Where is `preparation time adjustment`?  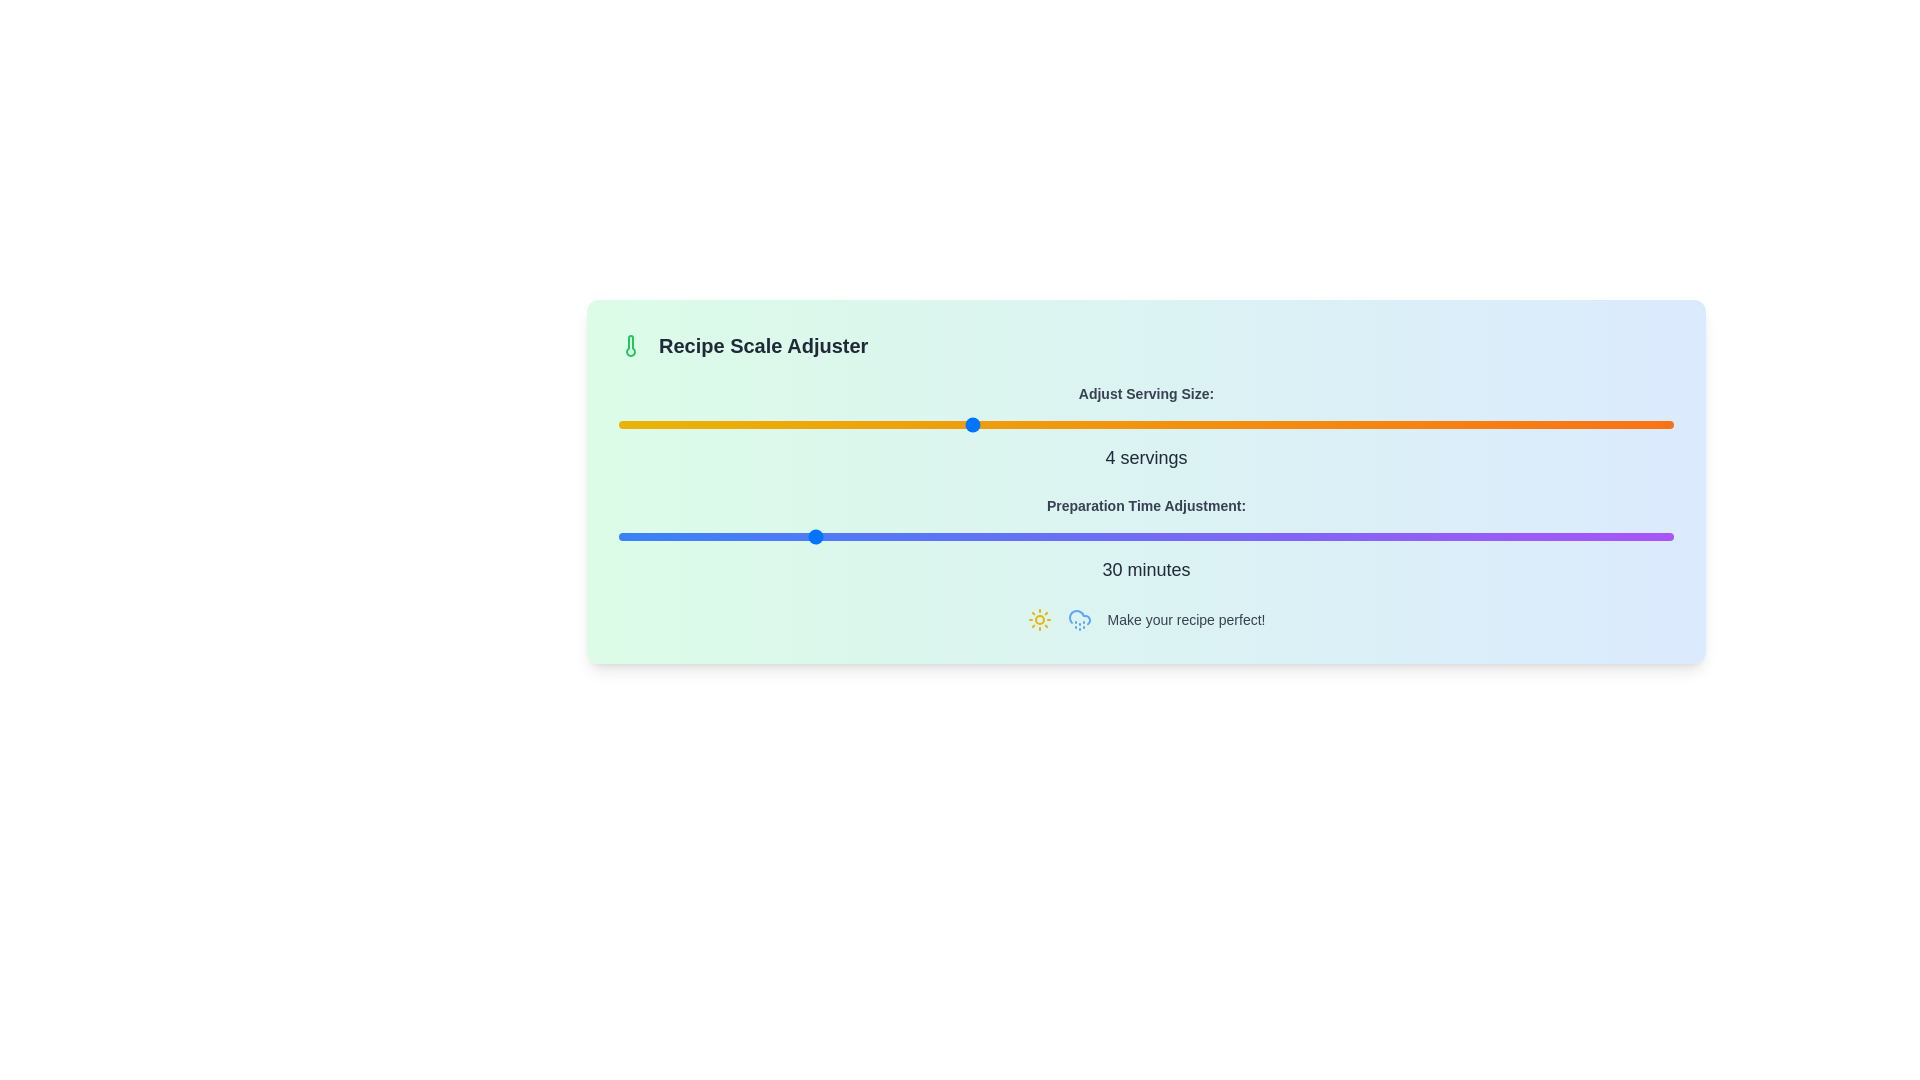 preparation time adjustment is located at coordinates (1222, 535).